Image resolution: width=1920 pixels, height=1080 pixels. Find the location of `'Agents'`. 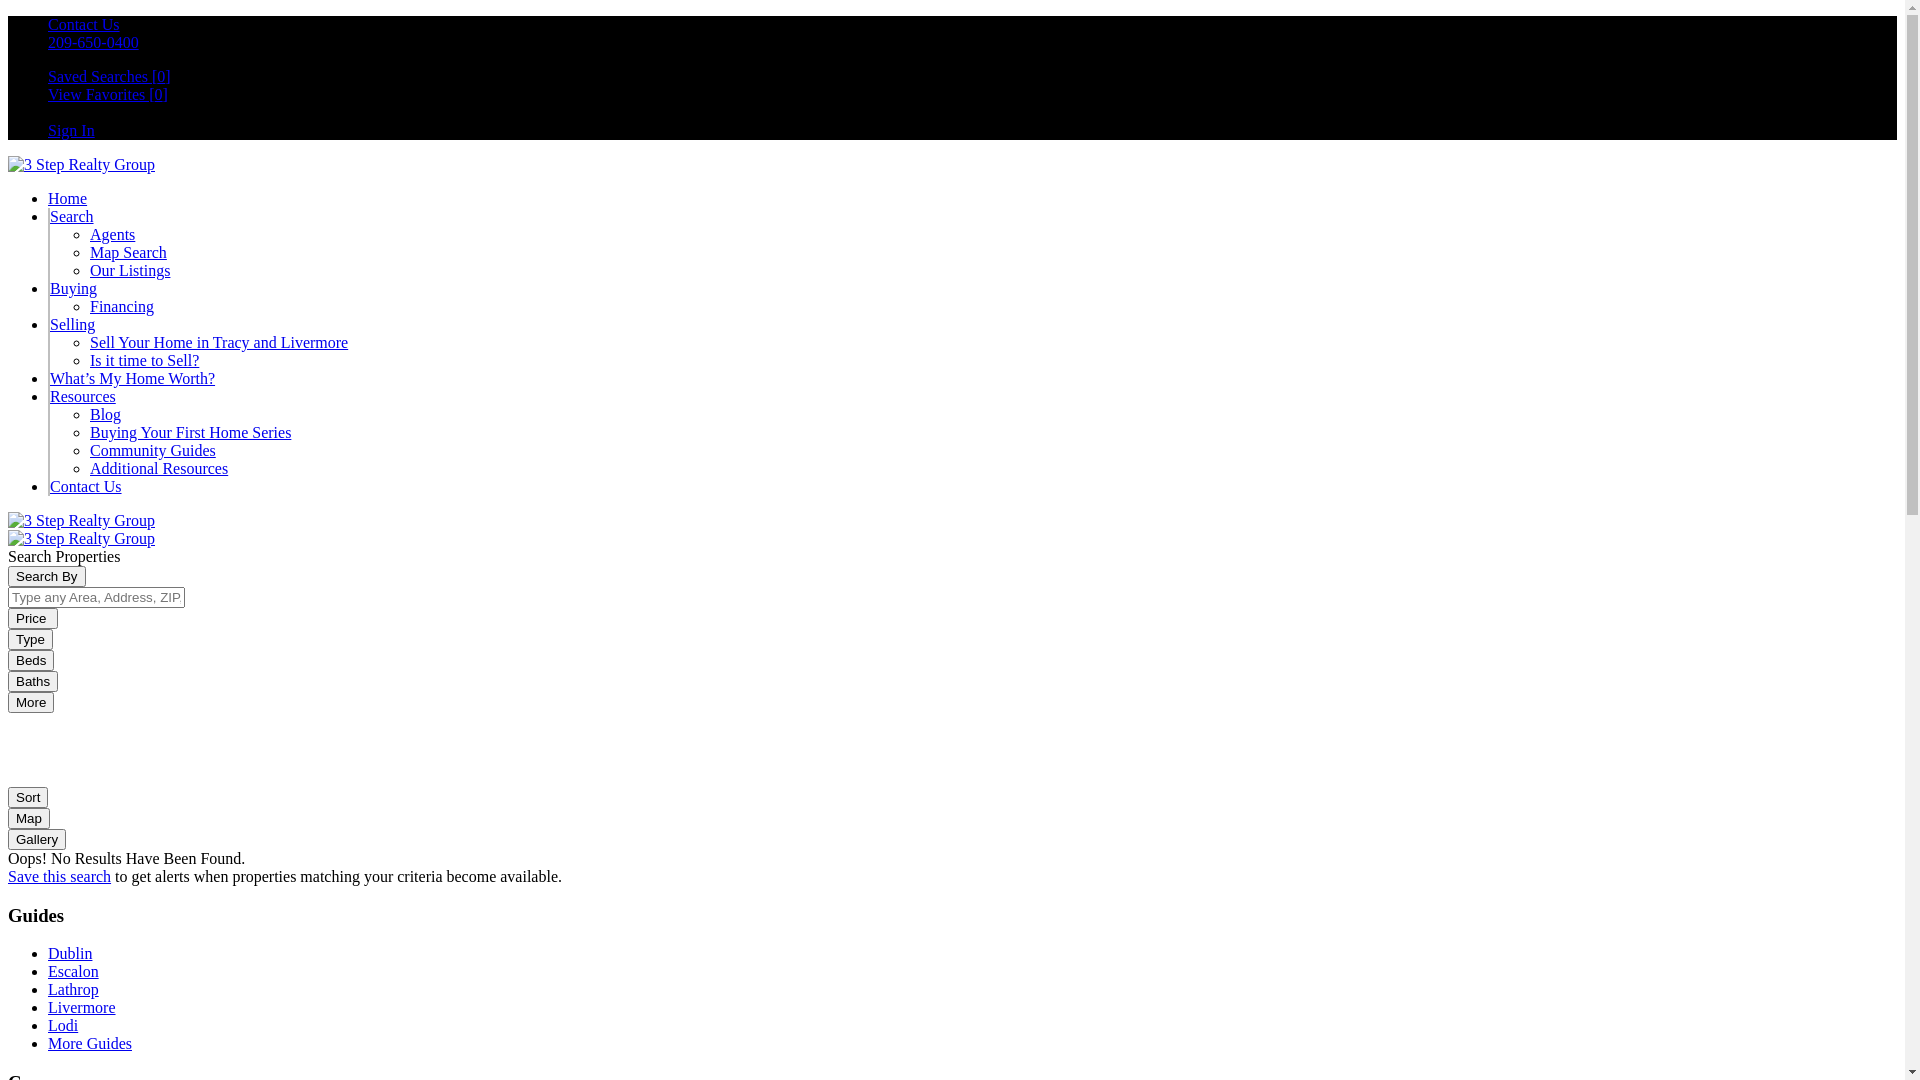

'Agents' is located at coordinates (111, 233).